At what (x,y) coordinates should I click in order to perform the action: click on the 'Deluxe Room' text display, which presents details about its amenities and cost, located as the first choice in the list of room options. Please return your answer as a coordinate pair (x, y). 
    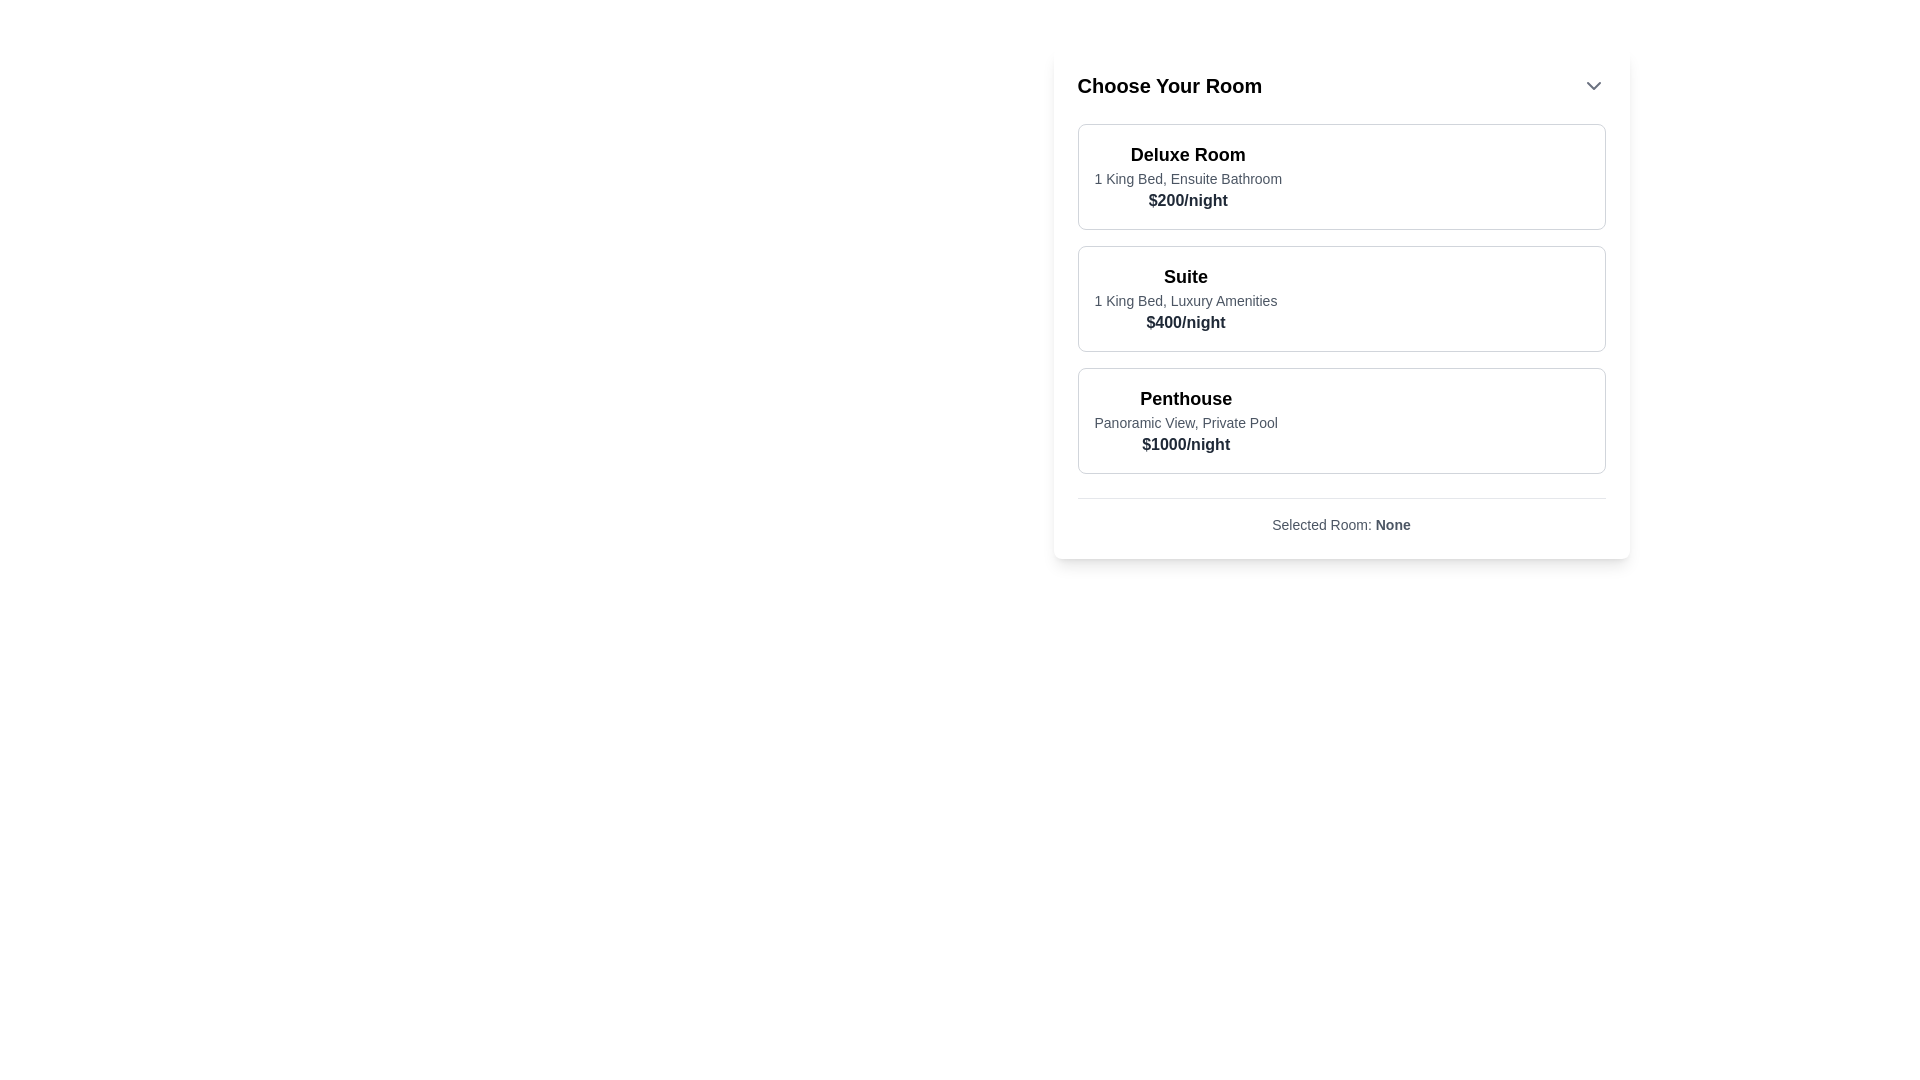
    Looking at the image, I should click on (1188, 176).